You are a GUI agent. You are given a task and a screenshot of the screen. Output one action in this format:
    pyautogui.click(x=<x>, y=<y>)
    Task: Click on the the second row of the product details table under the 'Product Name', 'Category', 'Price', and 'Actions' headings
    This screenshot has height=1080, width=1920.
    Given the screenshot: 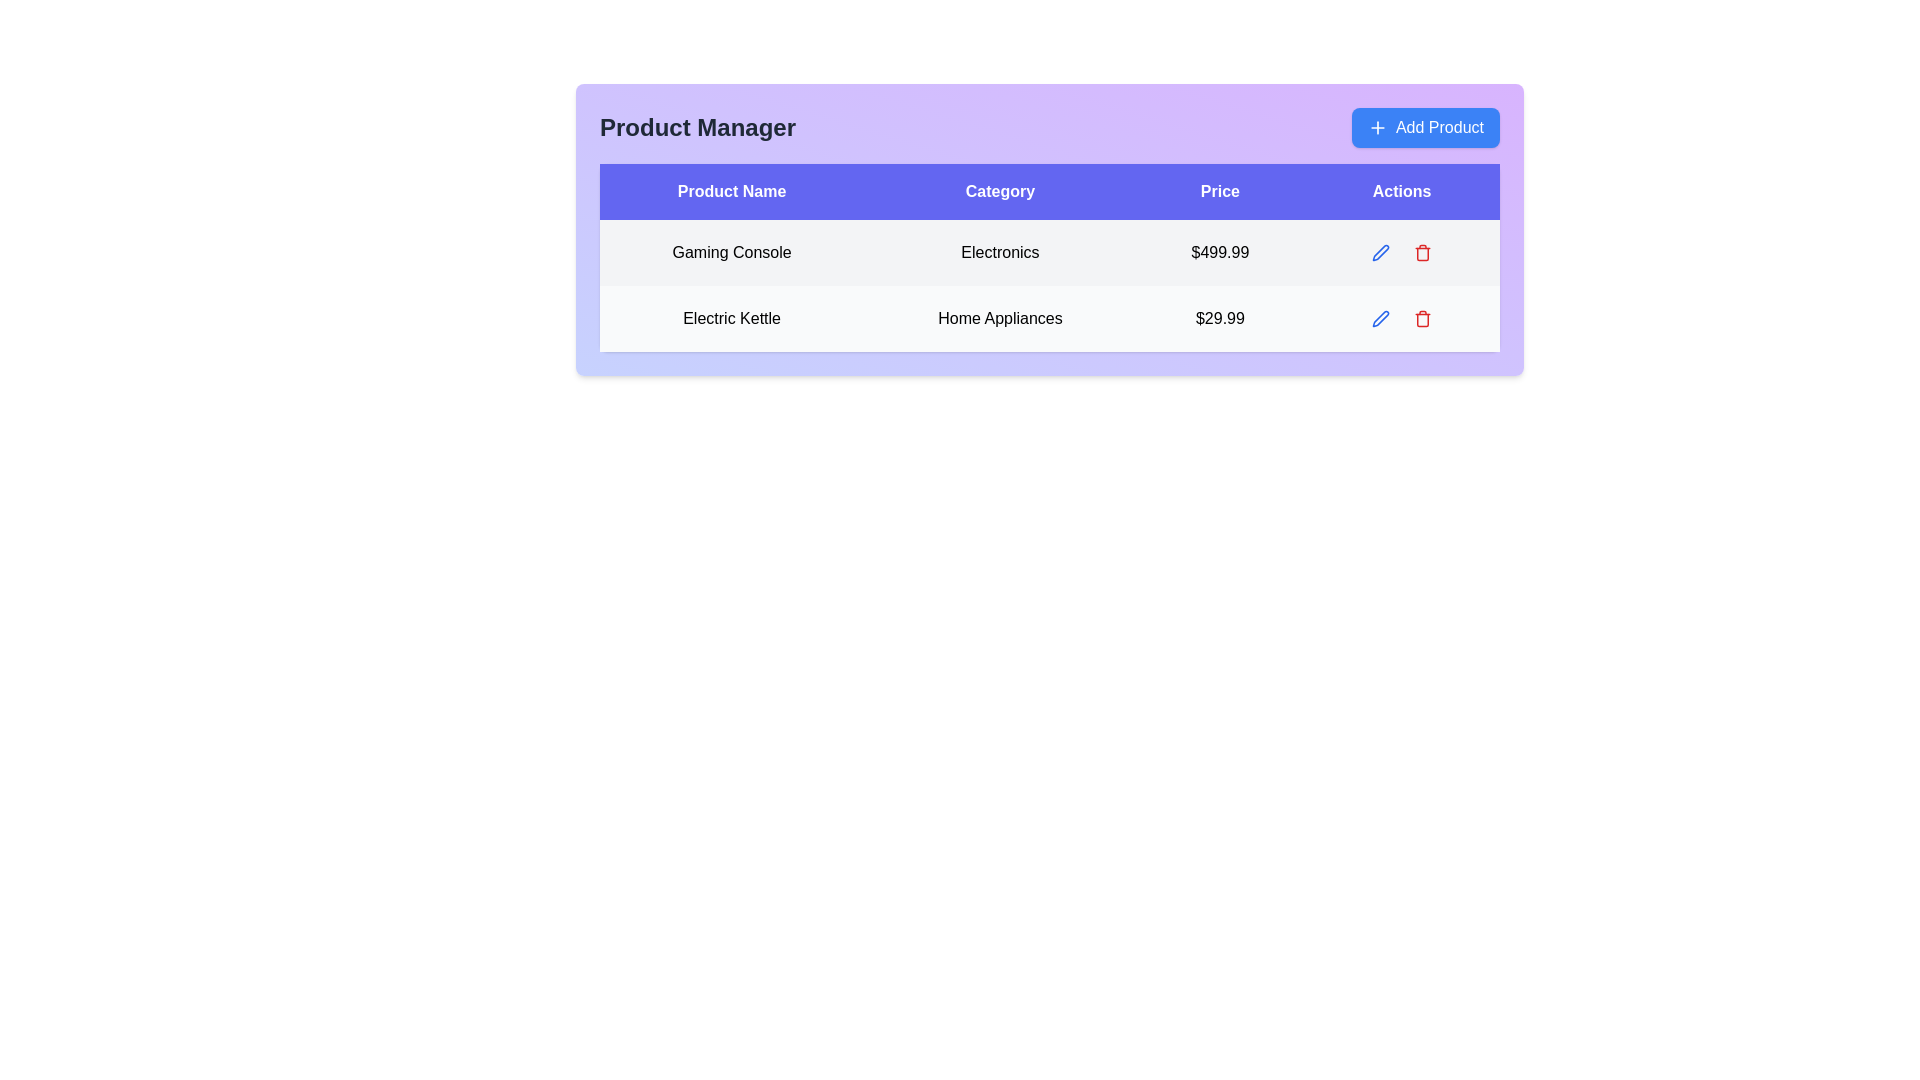 What is the action you would take?
    pyautogui.click(x=1049, y=285)
    